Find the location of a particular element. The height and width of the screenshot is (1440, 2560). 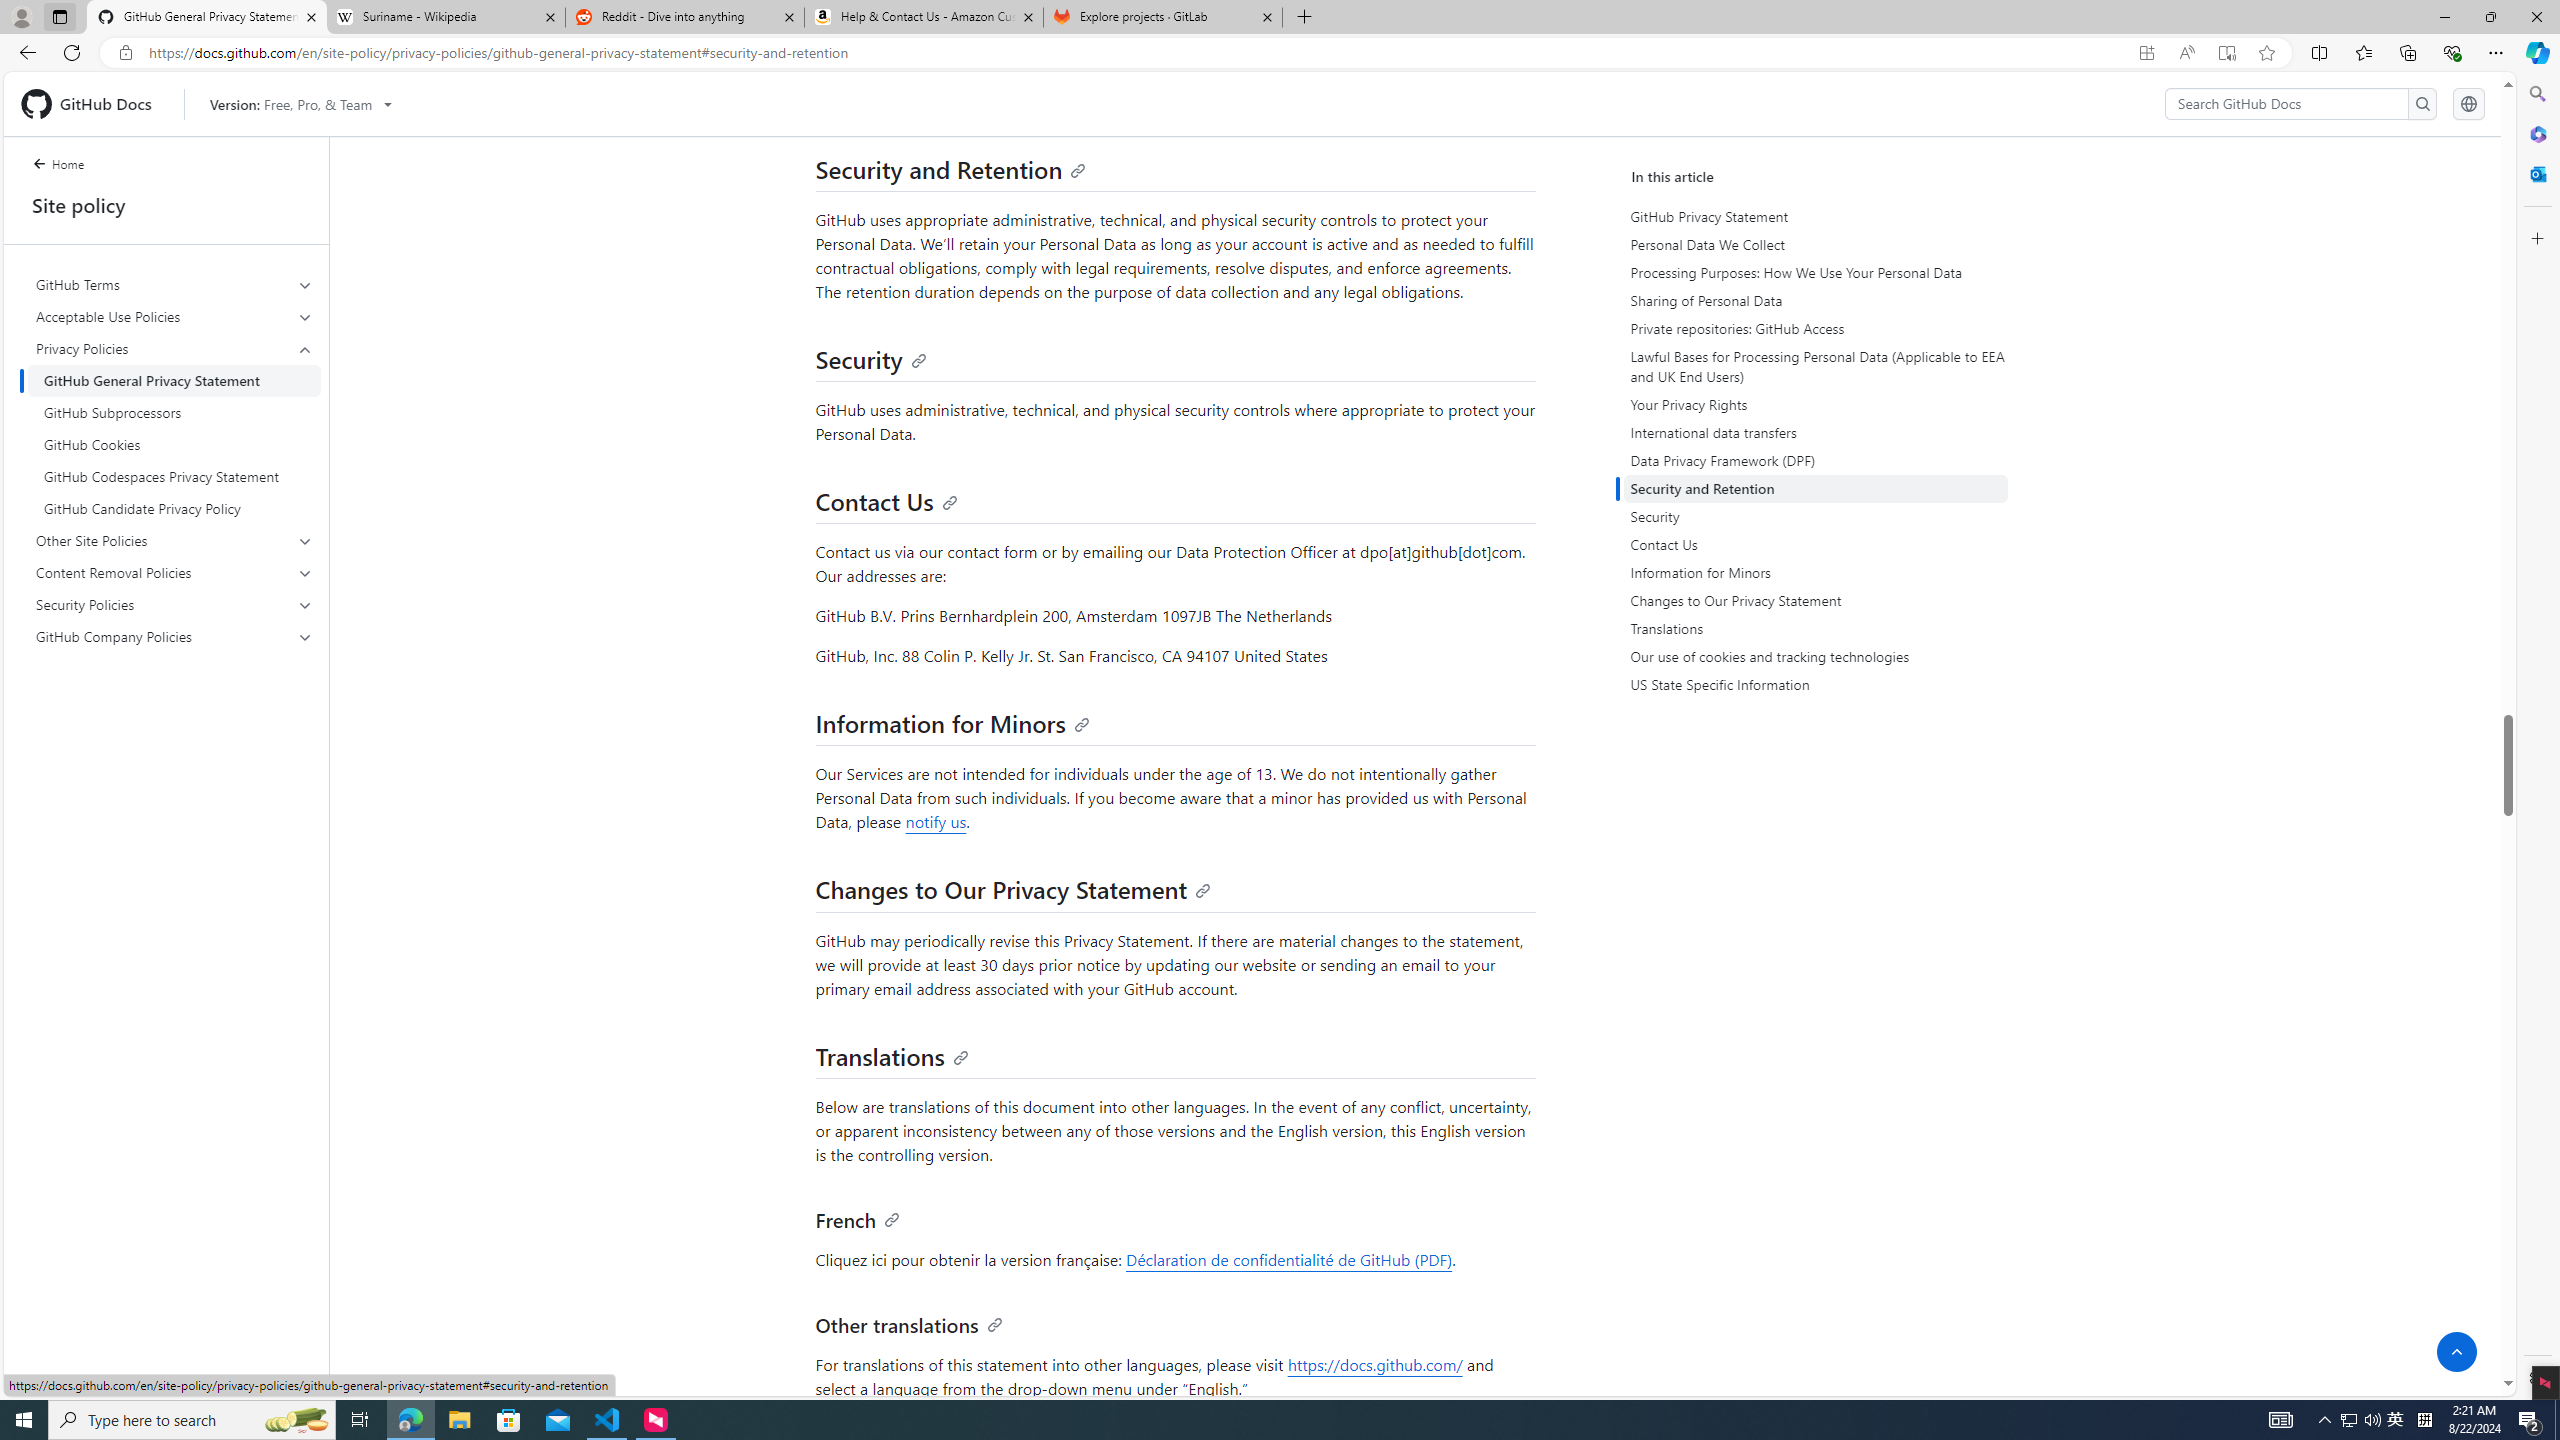

'GitHub Terms' is located at coordinates (175, 284).